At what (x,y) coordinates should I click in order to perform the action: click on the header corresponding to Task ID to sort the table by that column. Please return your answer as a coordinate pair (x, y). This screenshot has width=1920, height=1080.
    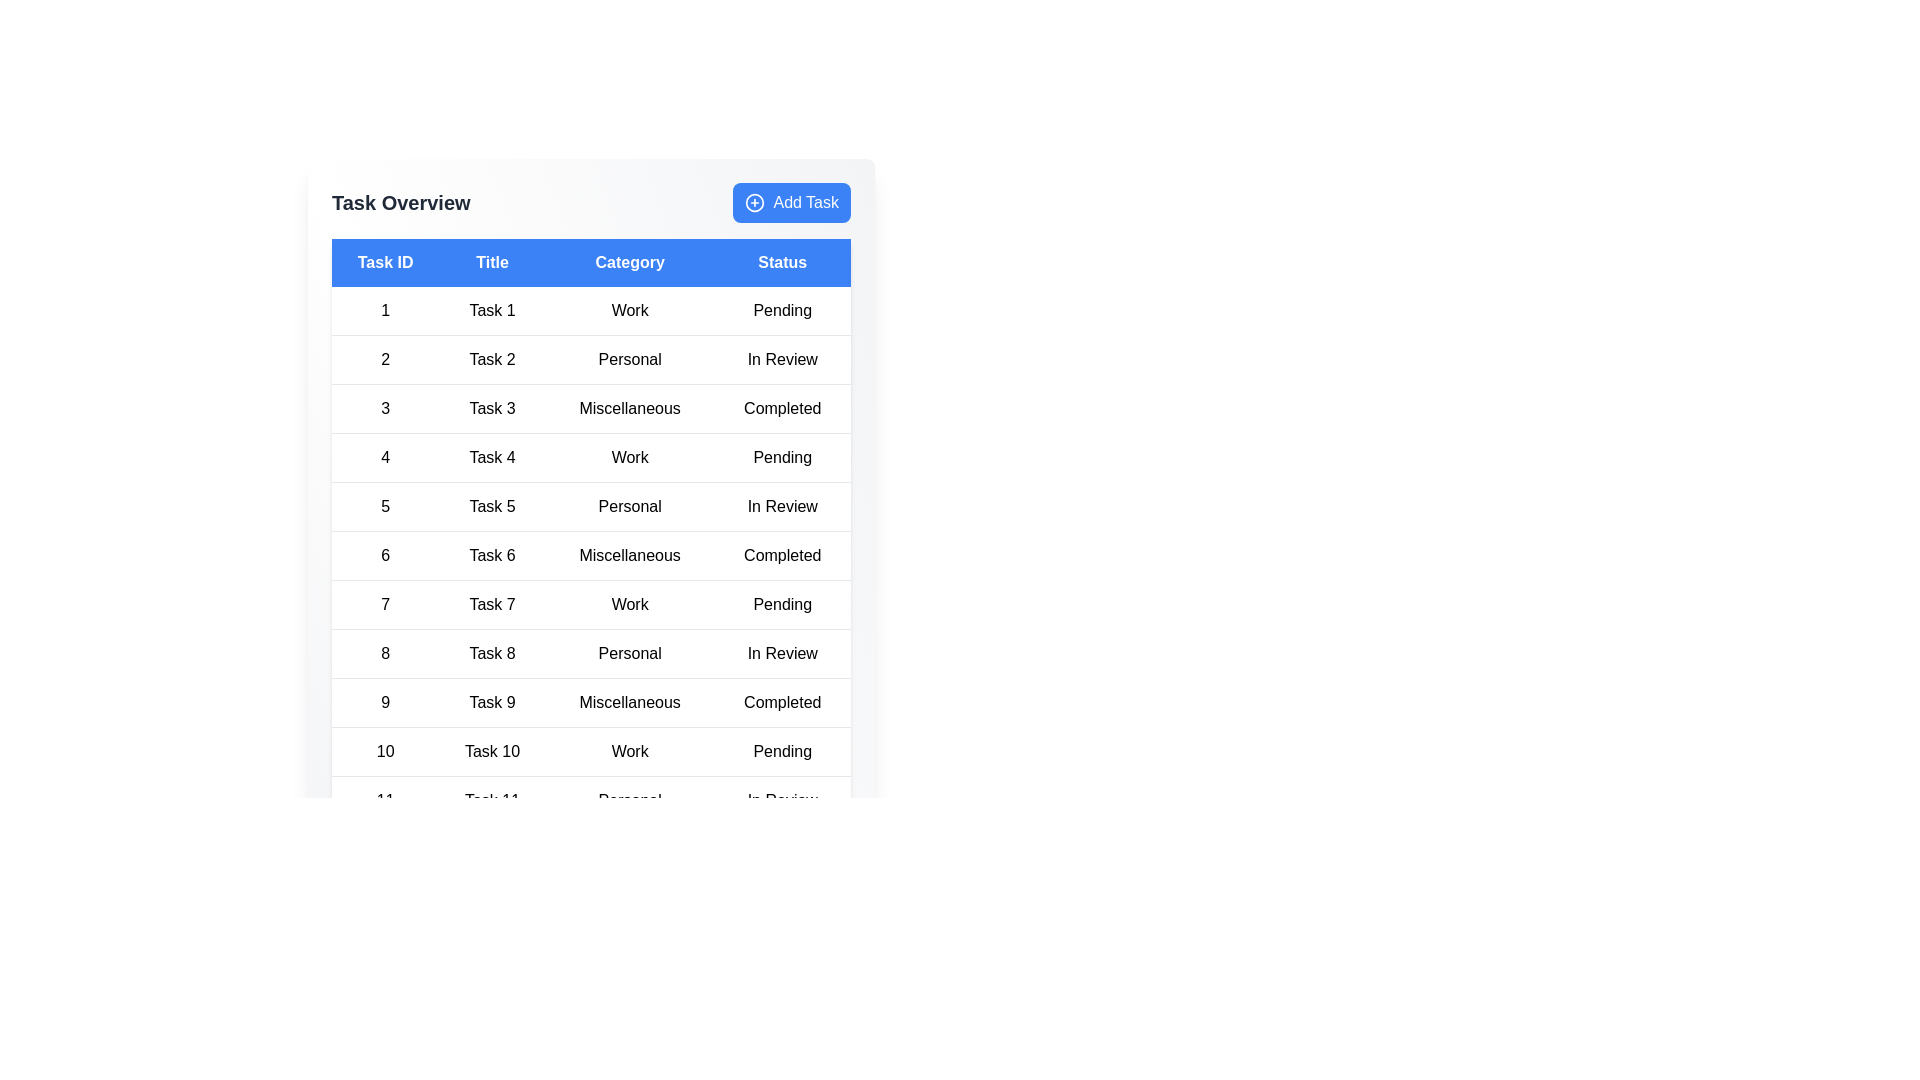
    Looking at the image, I should click on (385, 261).